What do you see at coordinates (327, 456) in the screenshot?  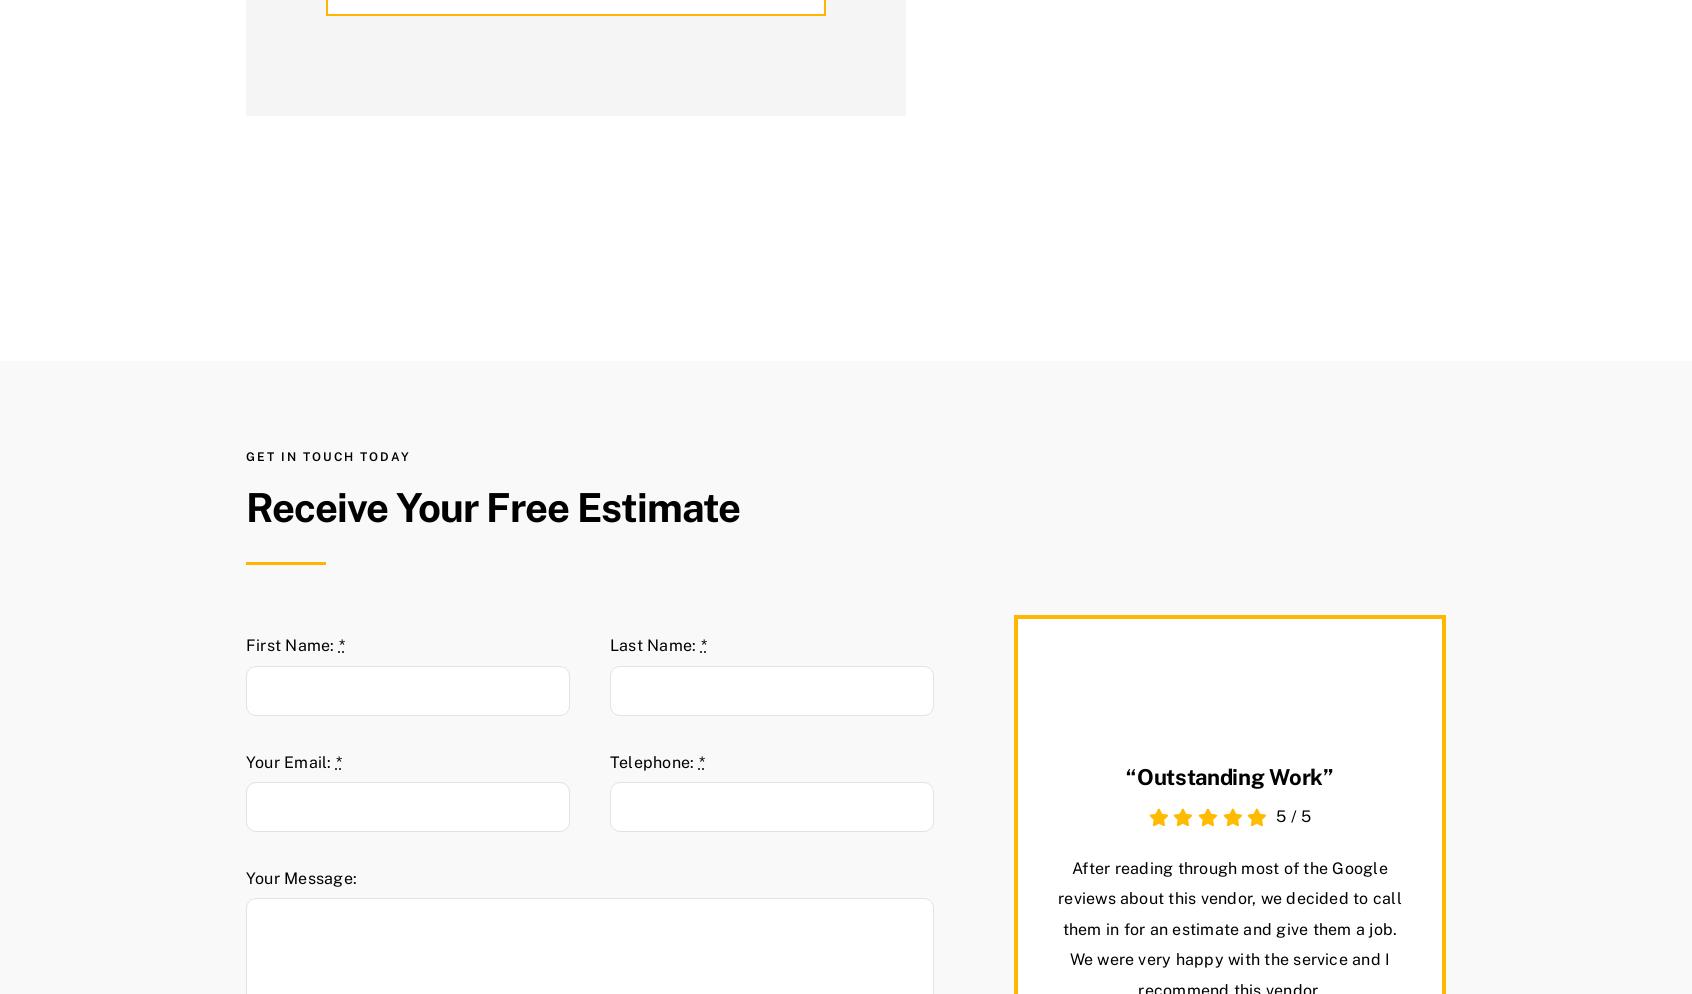 I see `'Get in touch today'` at bounding box center [327, 456].